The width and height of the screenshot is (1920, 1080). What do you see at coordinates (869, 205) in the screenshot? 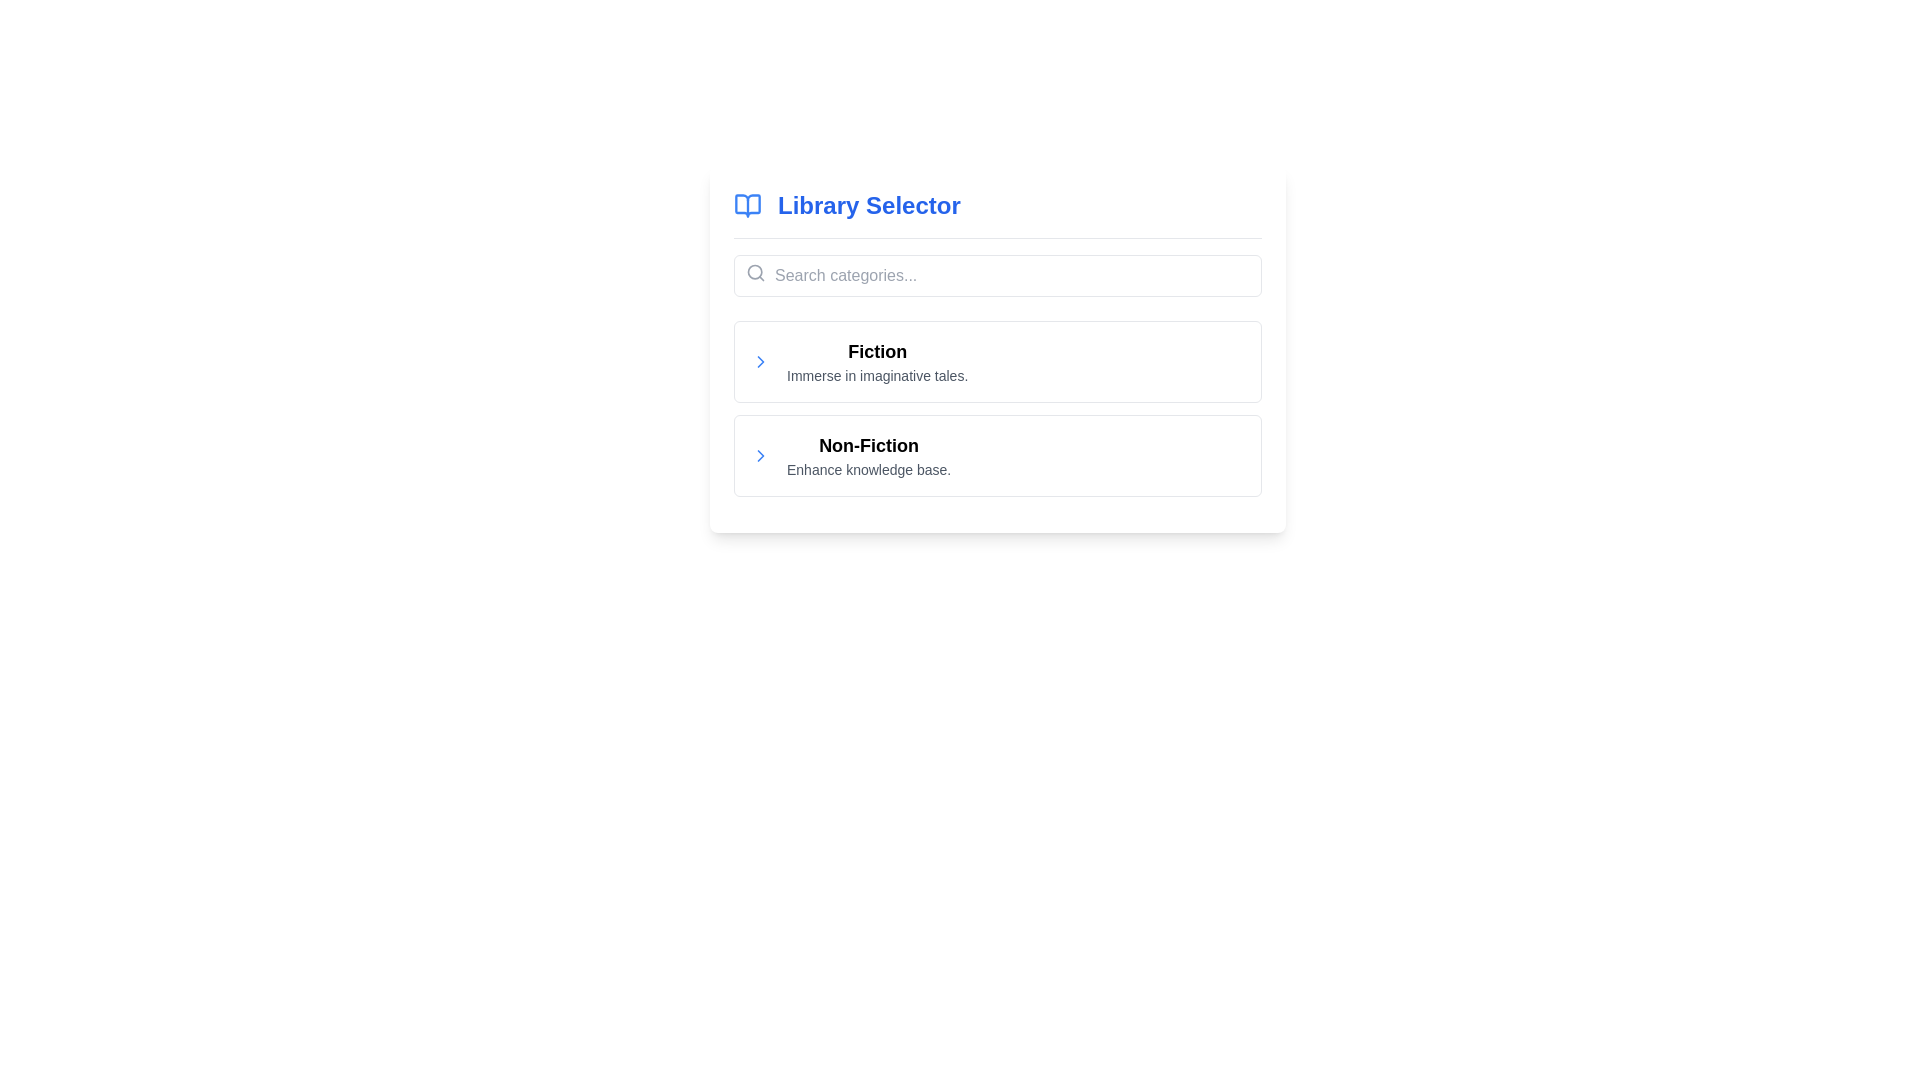
I see `Text label that serves as a header for the libraries section, positioned near the middle and slightly right of the top section of the interface` at bounding box center [869, 205].